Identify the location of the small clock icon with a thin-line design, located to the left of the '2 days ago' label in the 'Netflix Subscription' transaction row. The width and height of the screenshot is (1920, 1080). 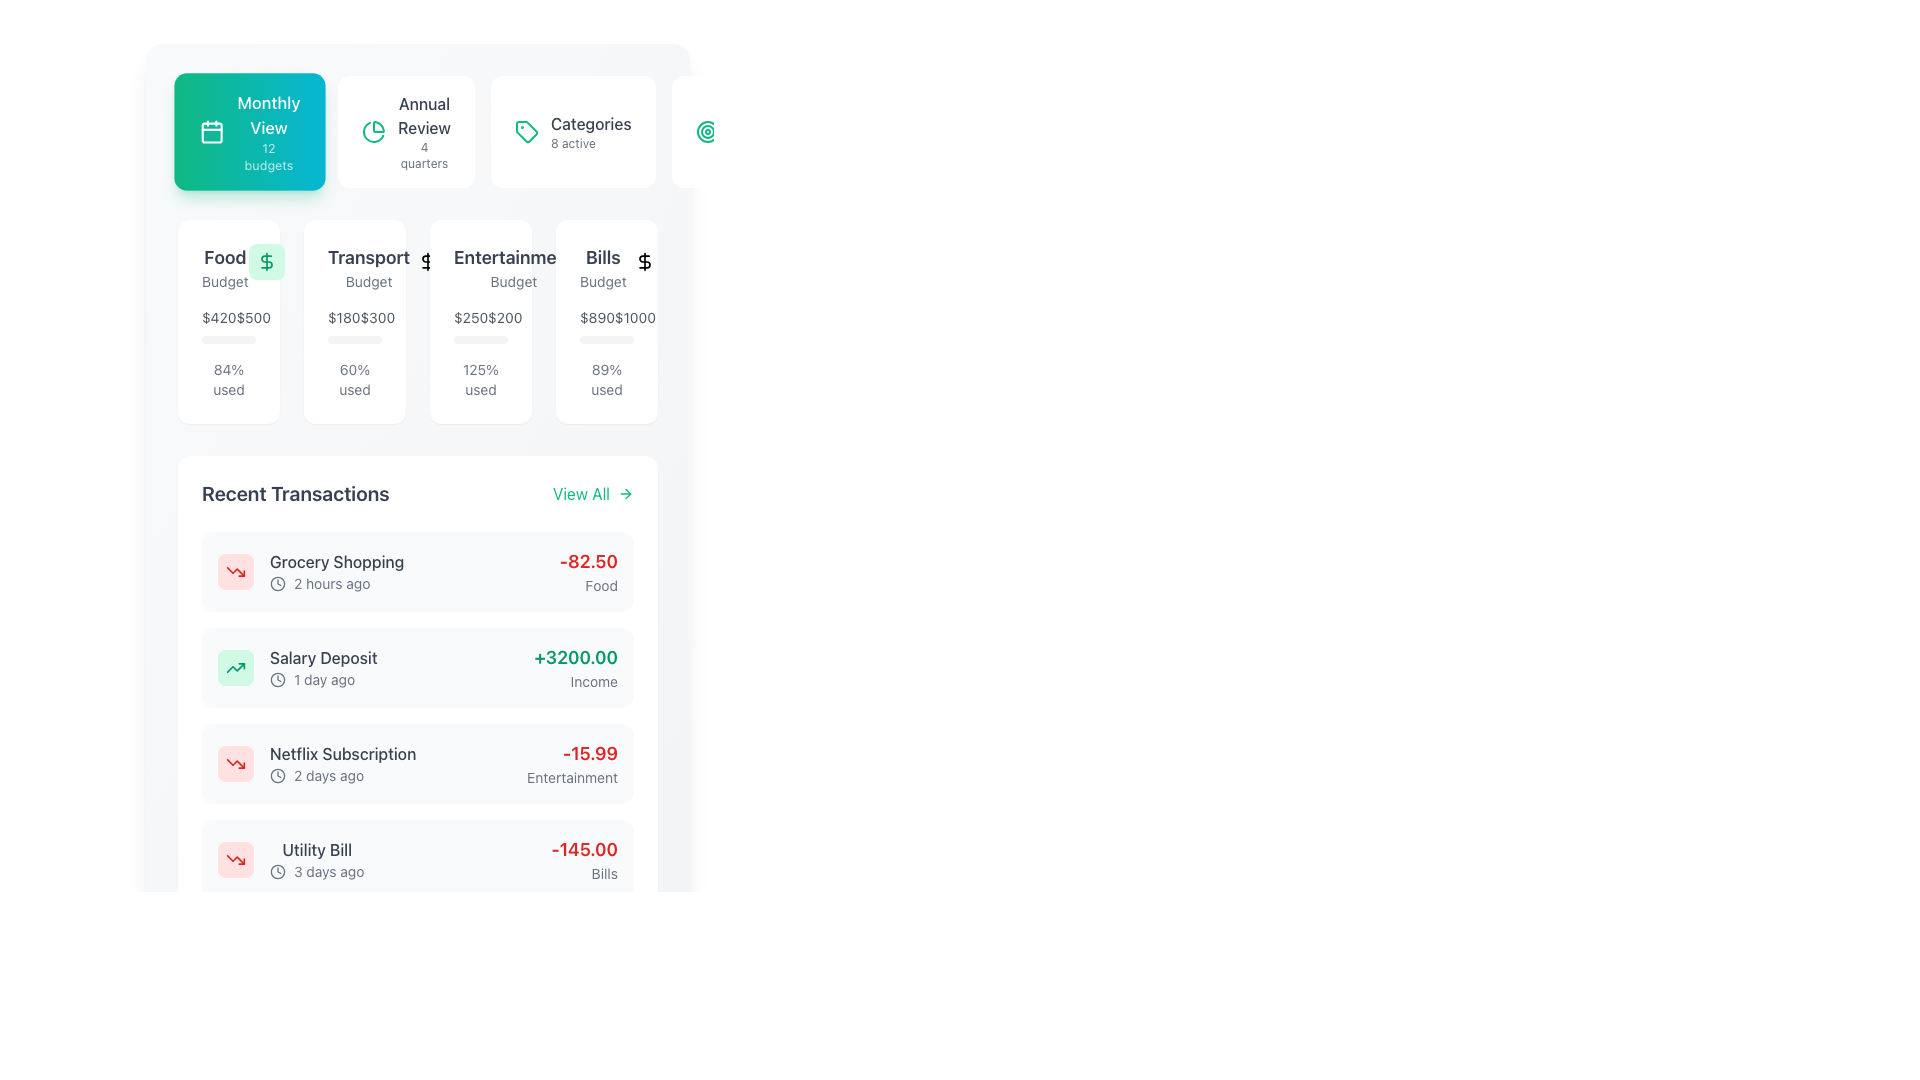
(277, 774).